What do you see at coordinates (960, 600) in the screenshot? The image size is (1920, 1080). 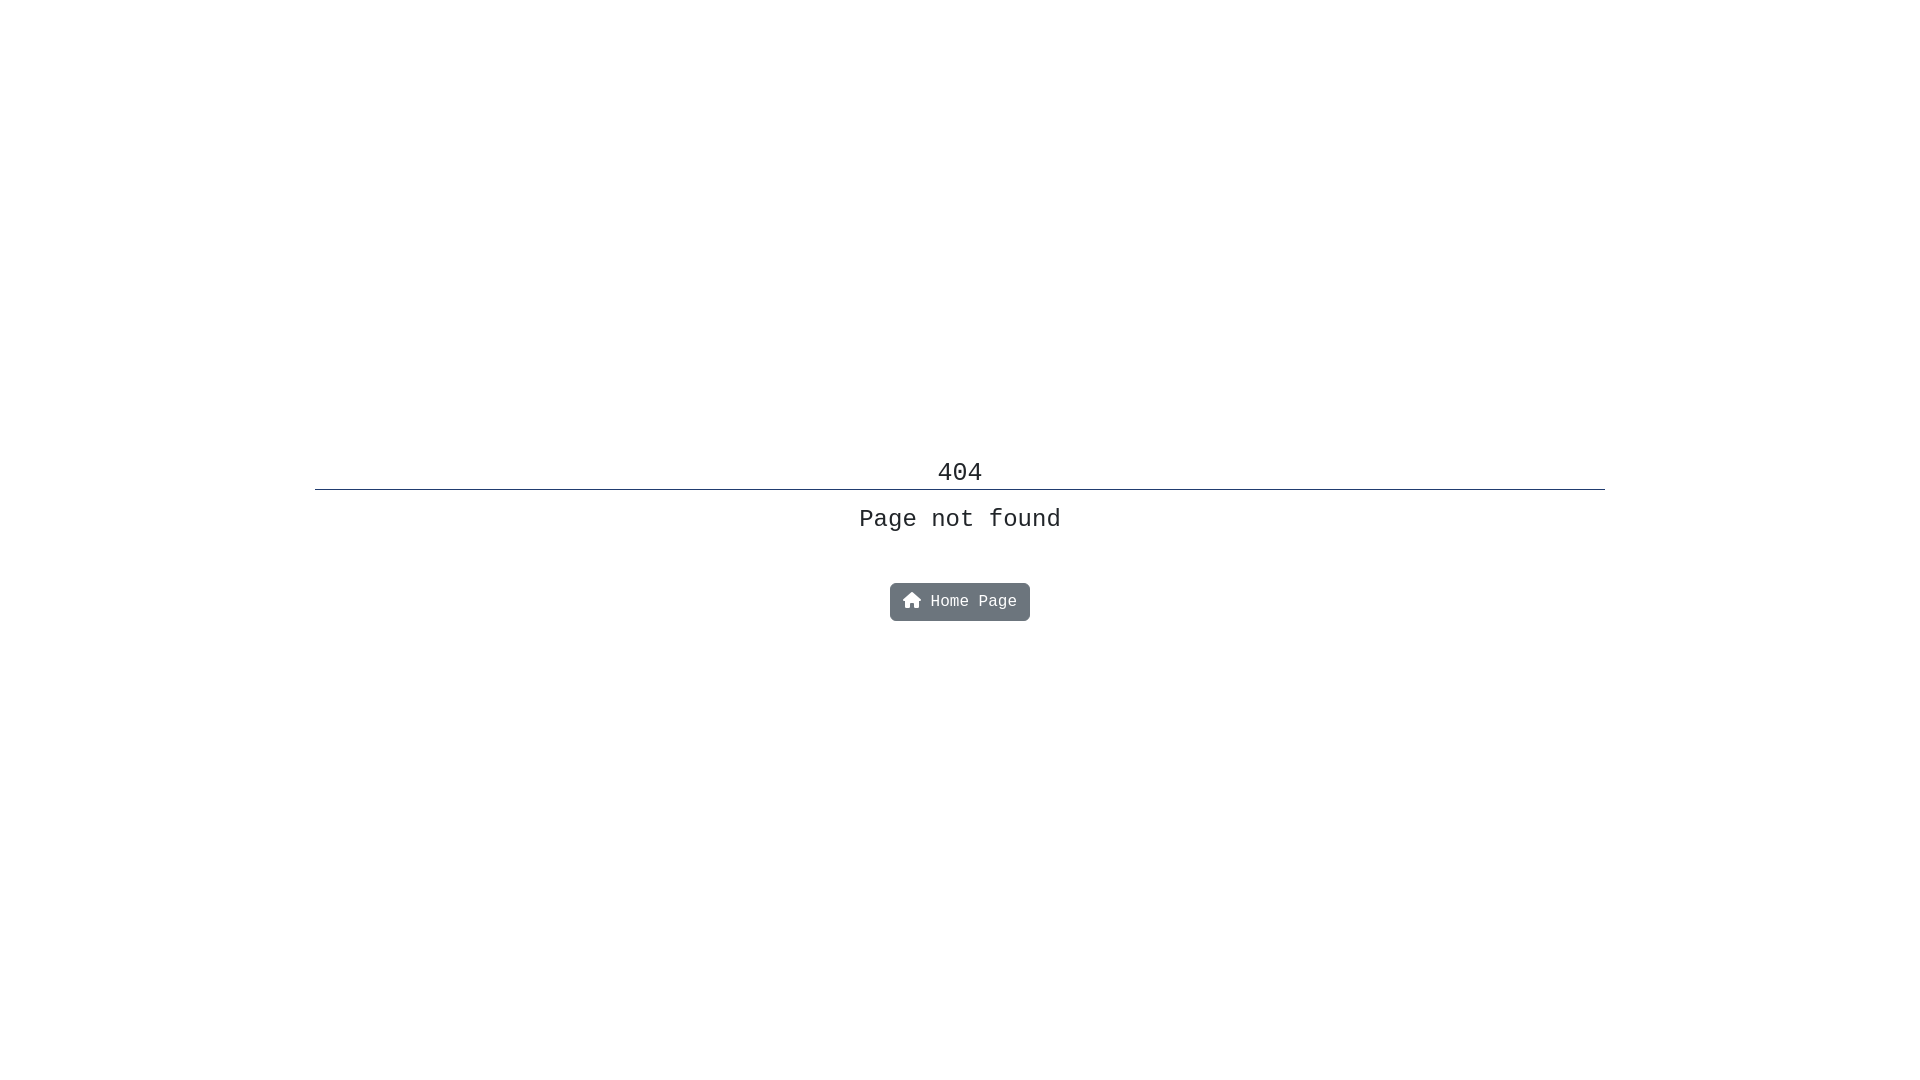 I see `'Home Page'` at bounding box center [960, 600].